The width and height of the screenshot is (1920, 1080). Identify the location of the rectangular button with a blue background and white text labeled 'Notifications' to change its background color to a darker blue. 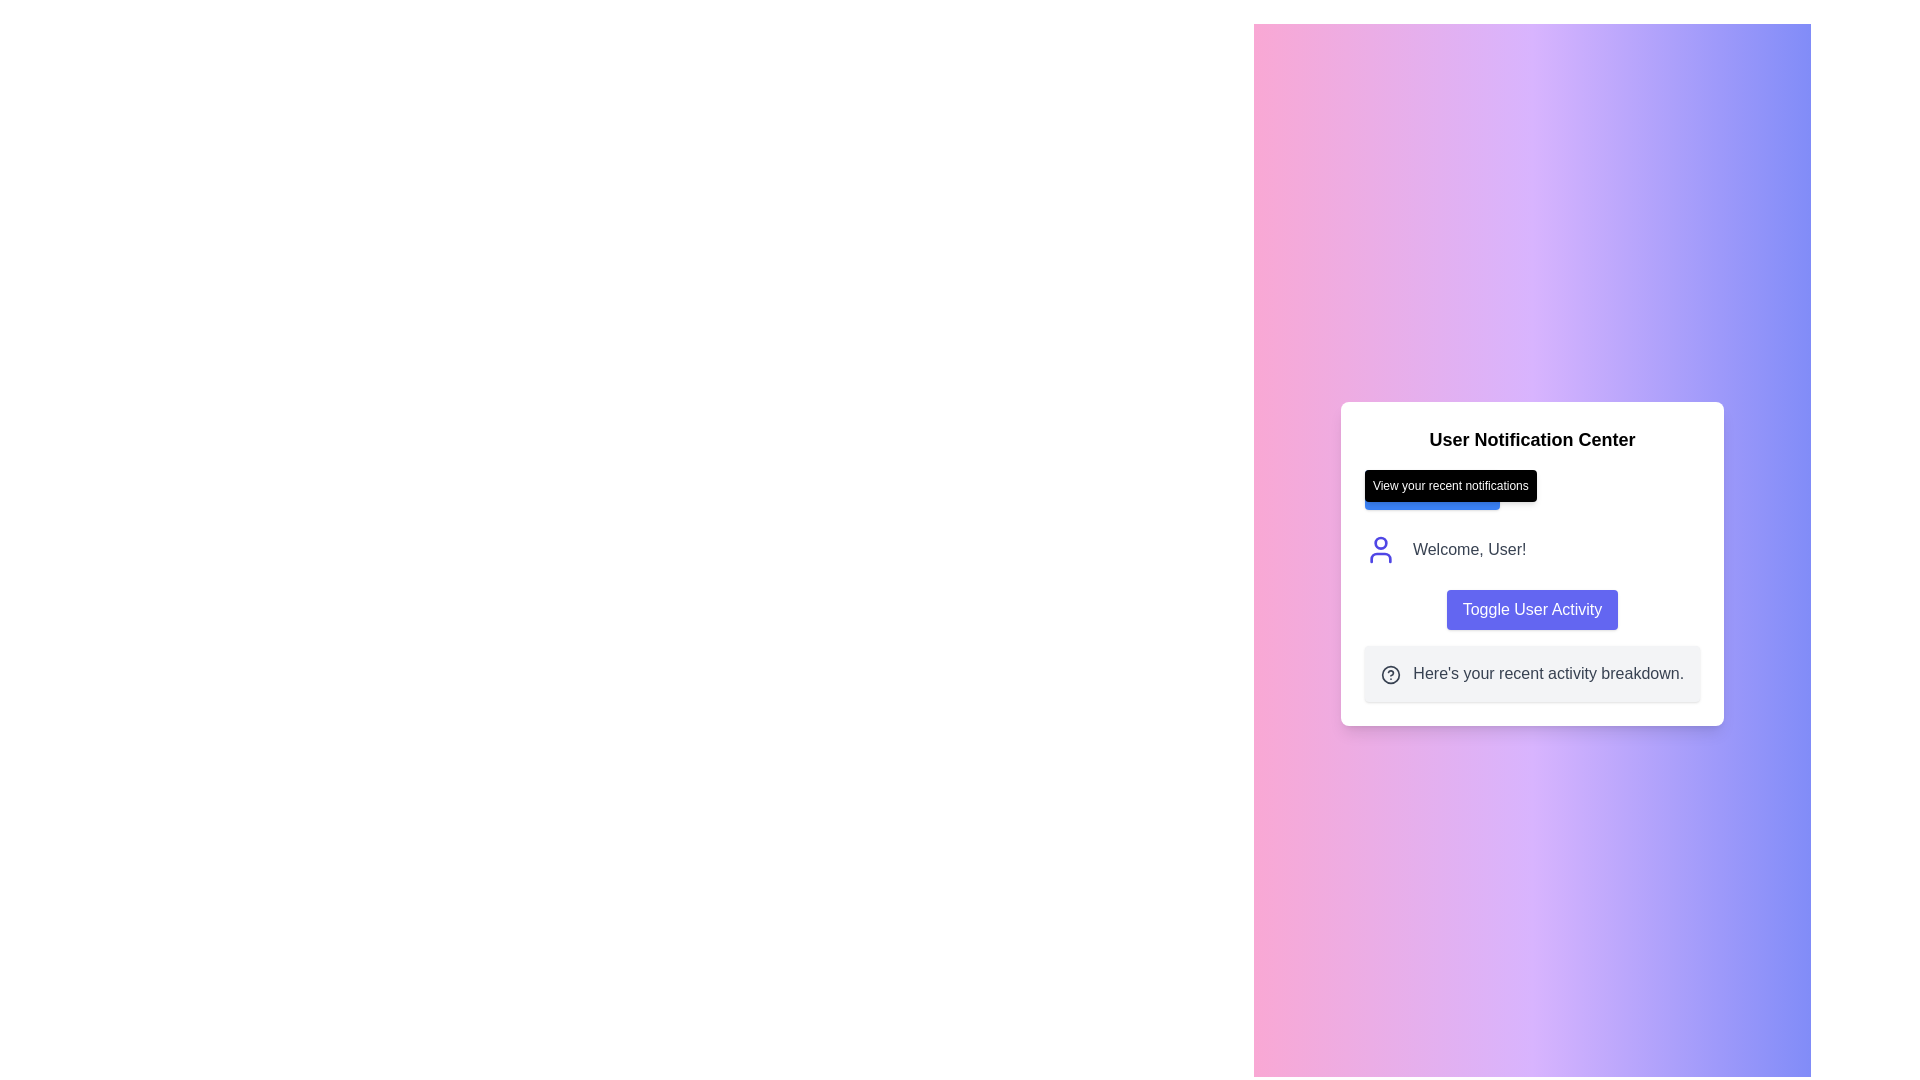
(1431, 489).